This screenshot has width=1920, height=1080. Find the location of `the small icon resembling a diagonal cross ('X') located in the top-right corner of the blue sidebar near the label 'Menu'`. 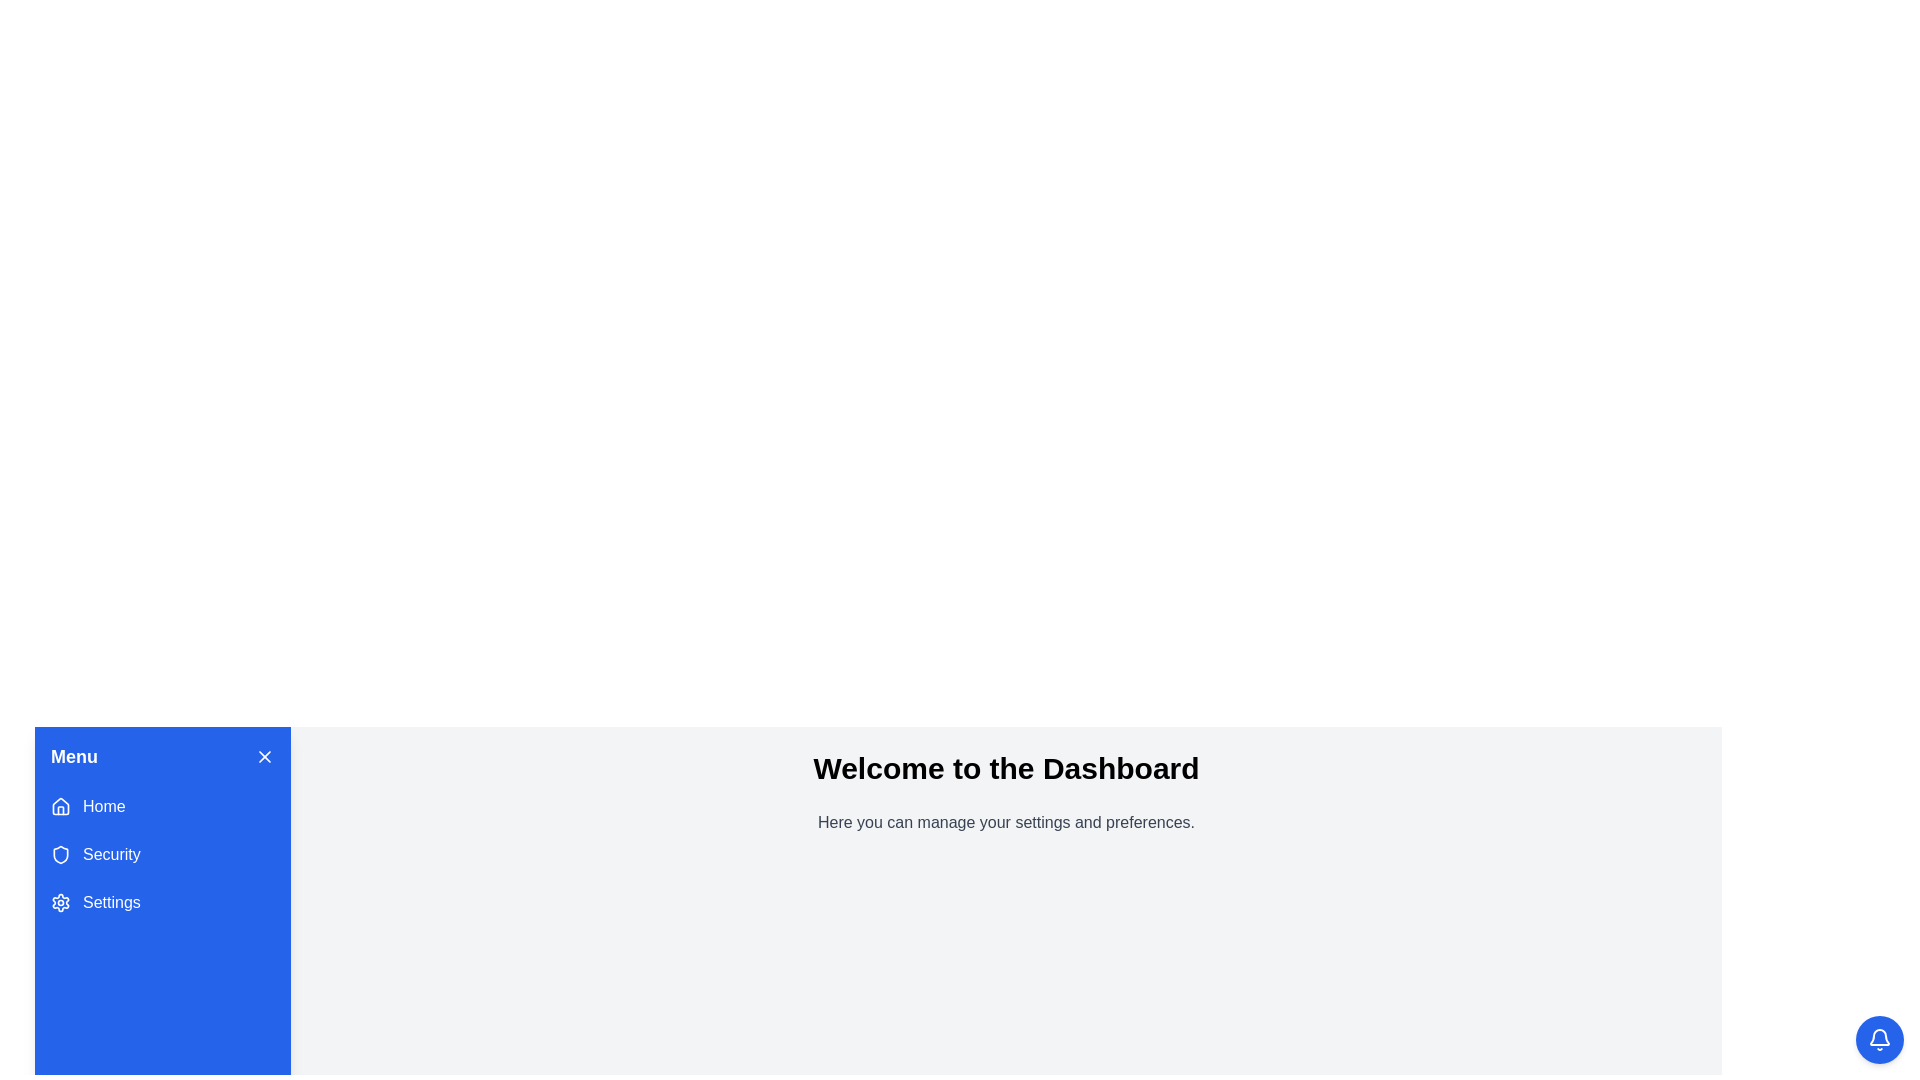

the small icon resembling a diagonal cross ('X') located in the top-right corner of the blue sidebar near the label 'Menu' is located at coordinates (263, 756).